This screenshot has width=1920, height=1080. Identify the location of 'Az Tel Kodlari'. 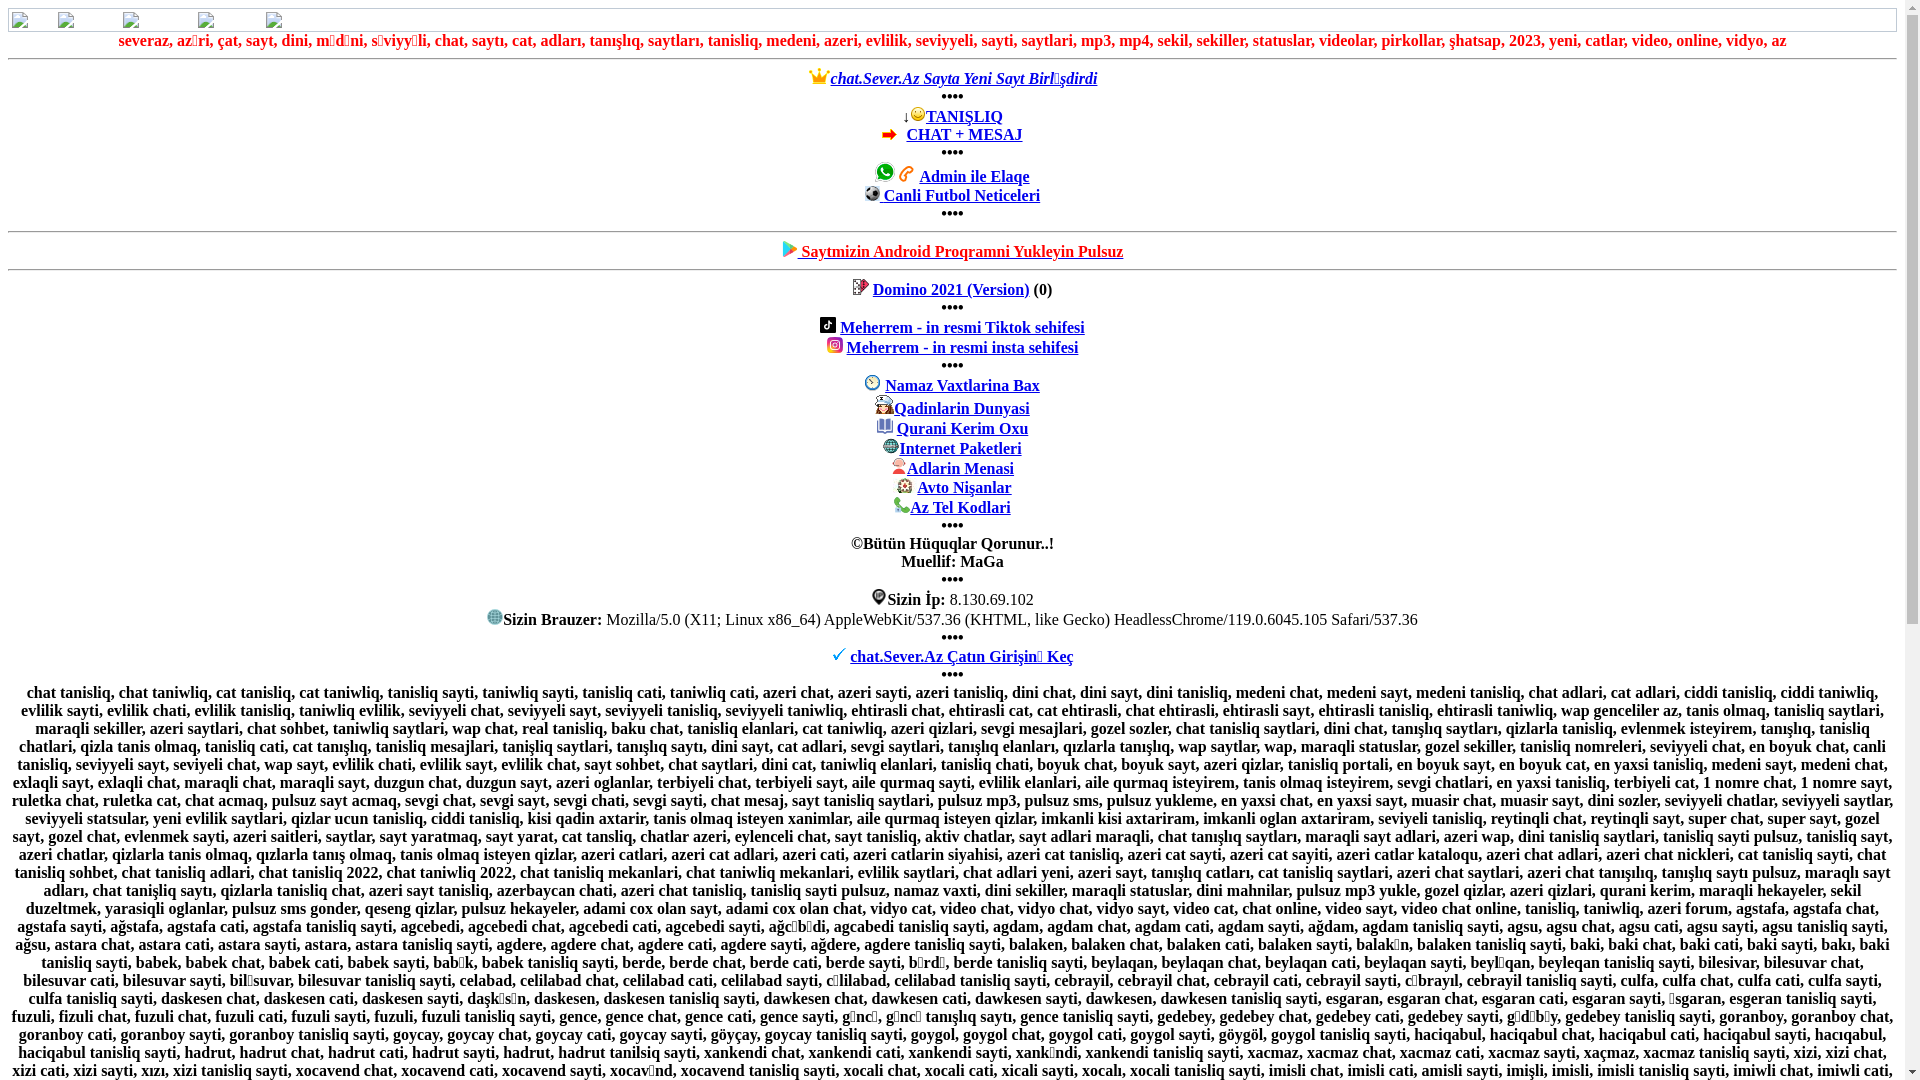
(960, 506).